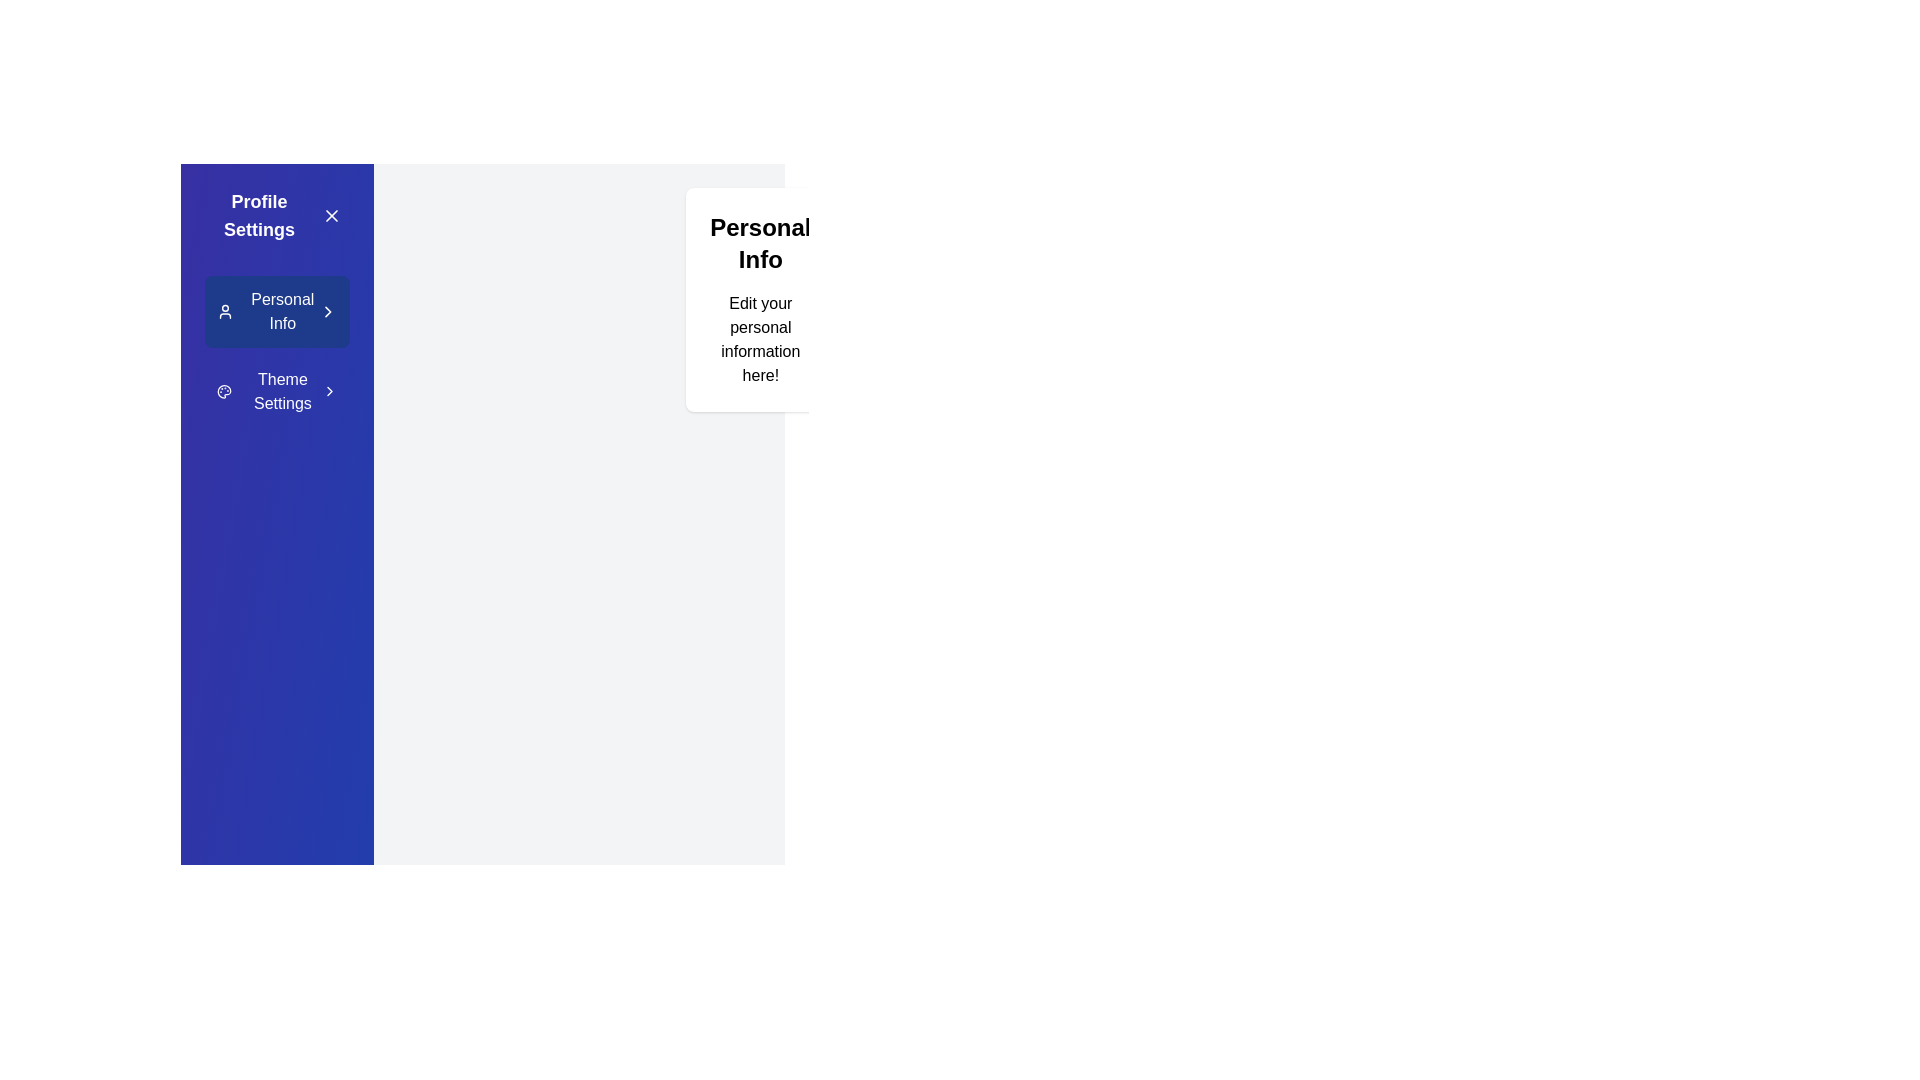  I want to click on the navigation button located in the sidebar menu for viewing and editing personal information, so click(276, 312).